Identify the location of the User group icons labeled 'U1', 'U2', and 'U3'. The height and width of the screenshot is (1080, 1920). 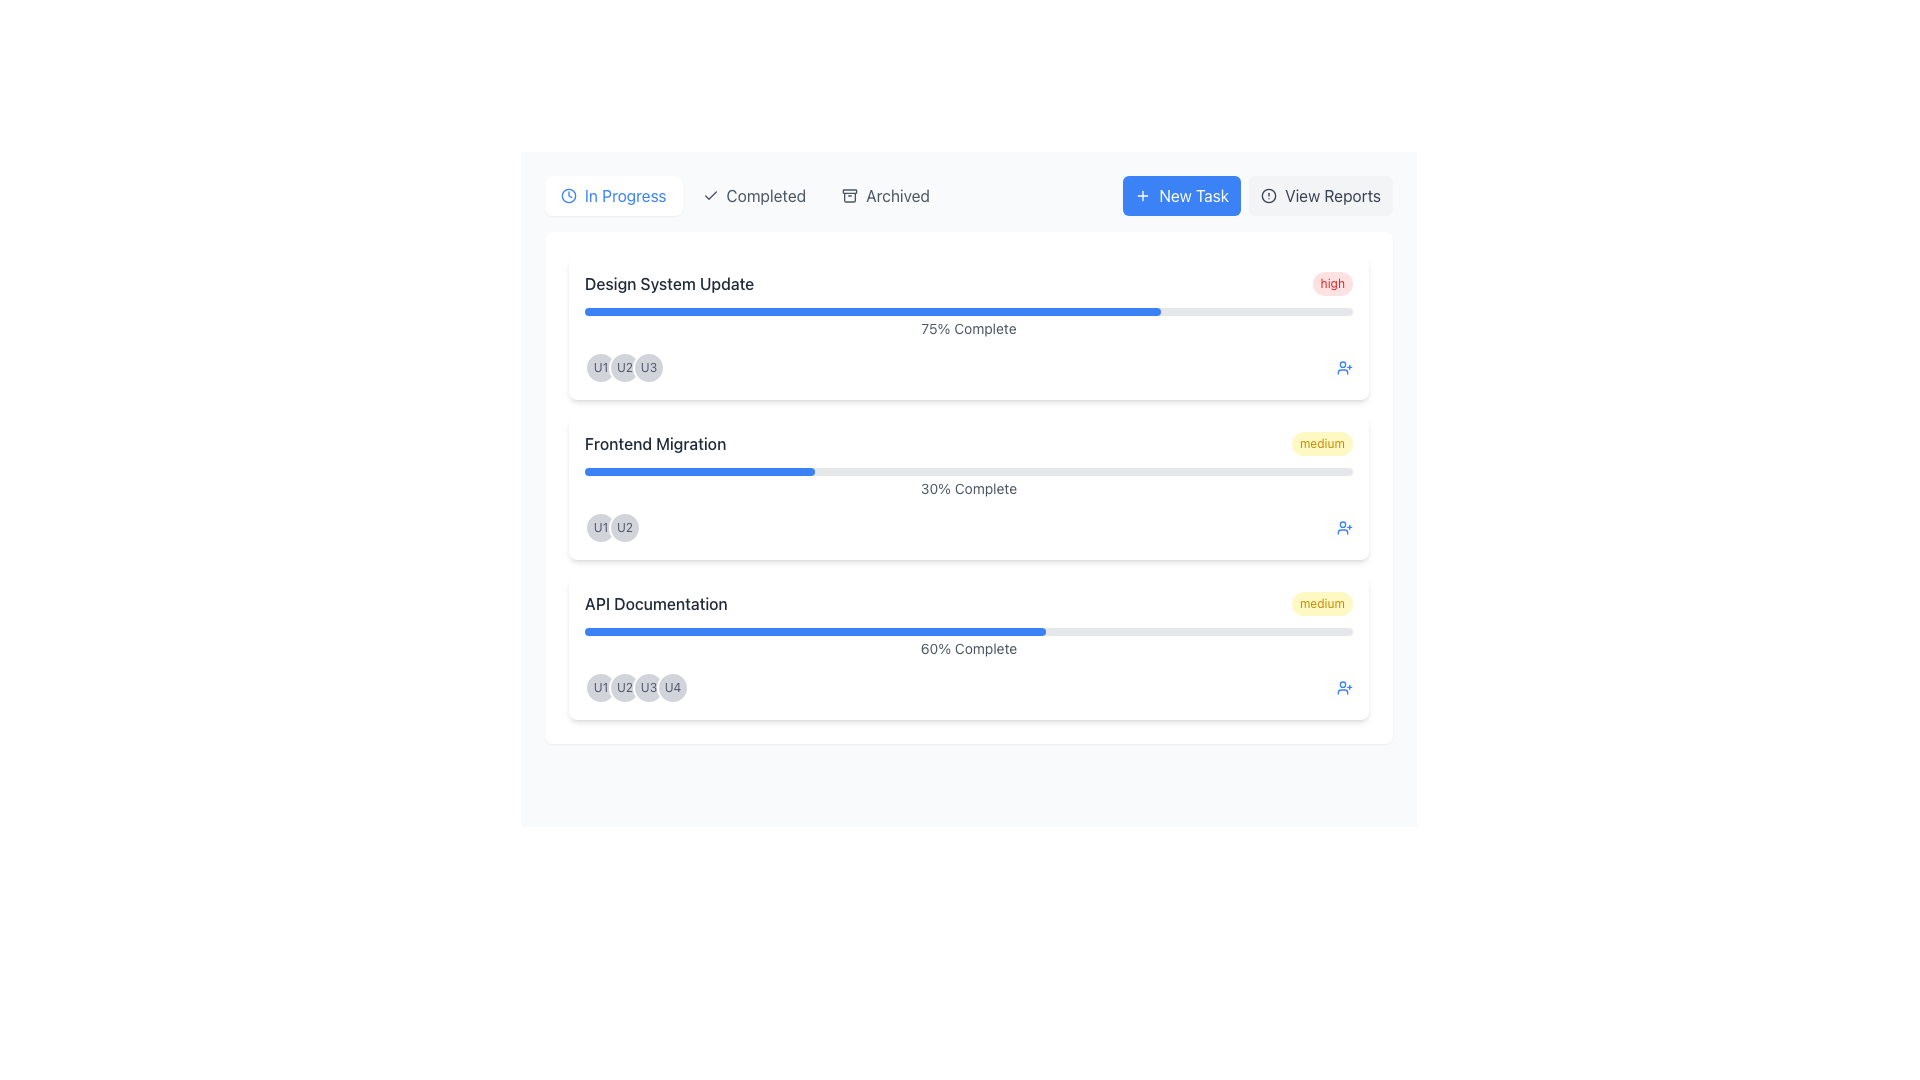
(969, 367).